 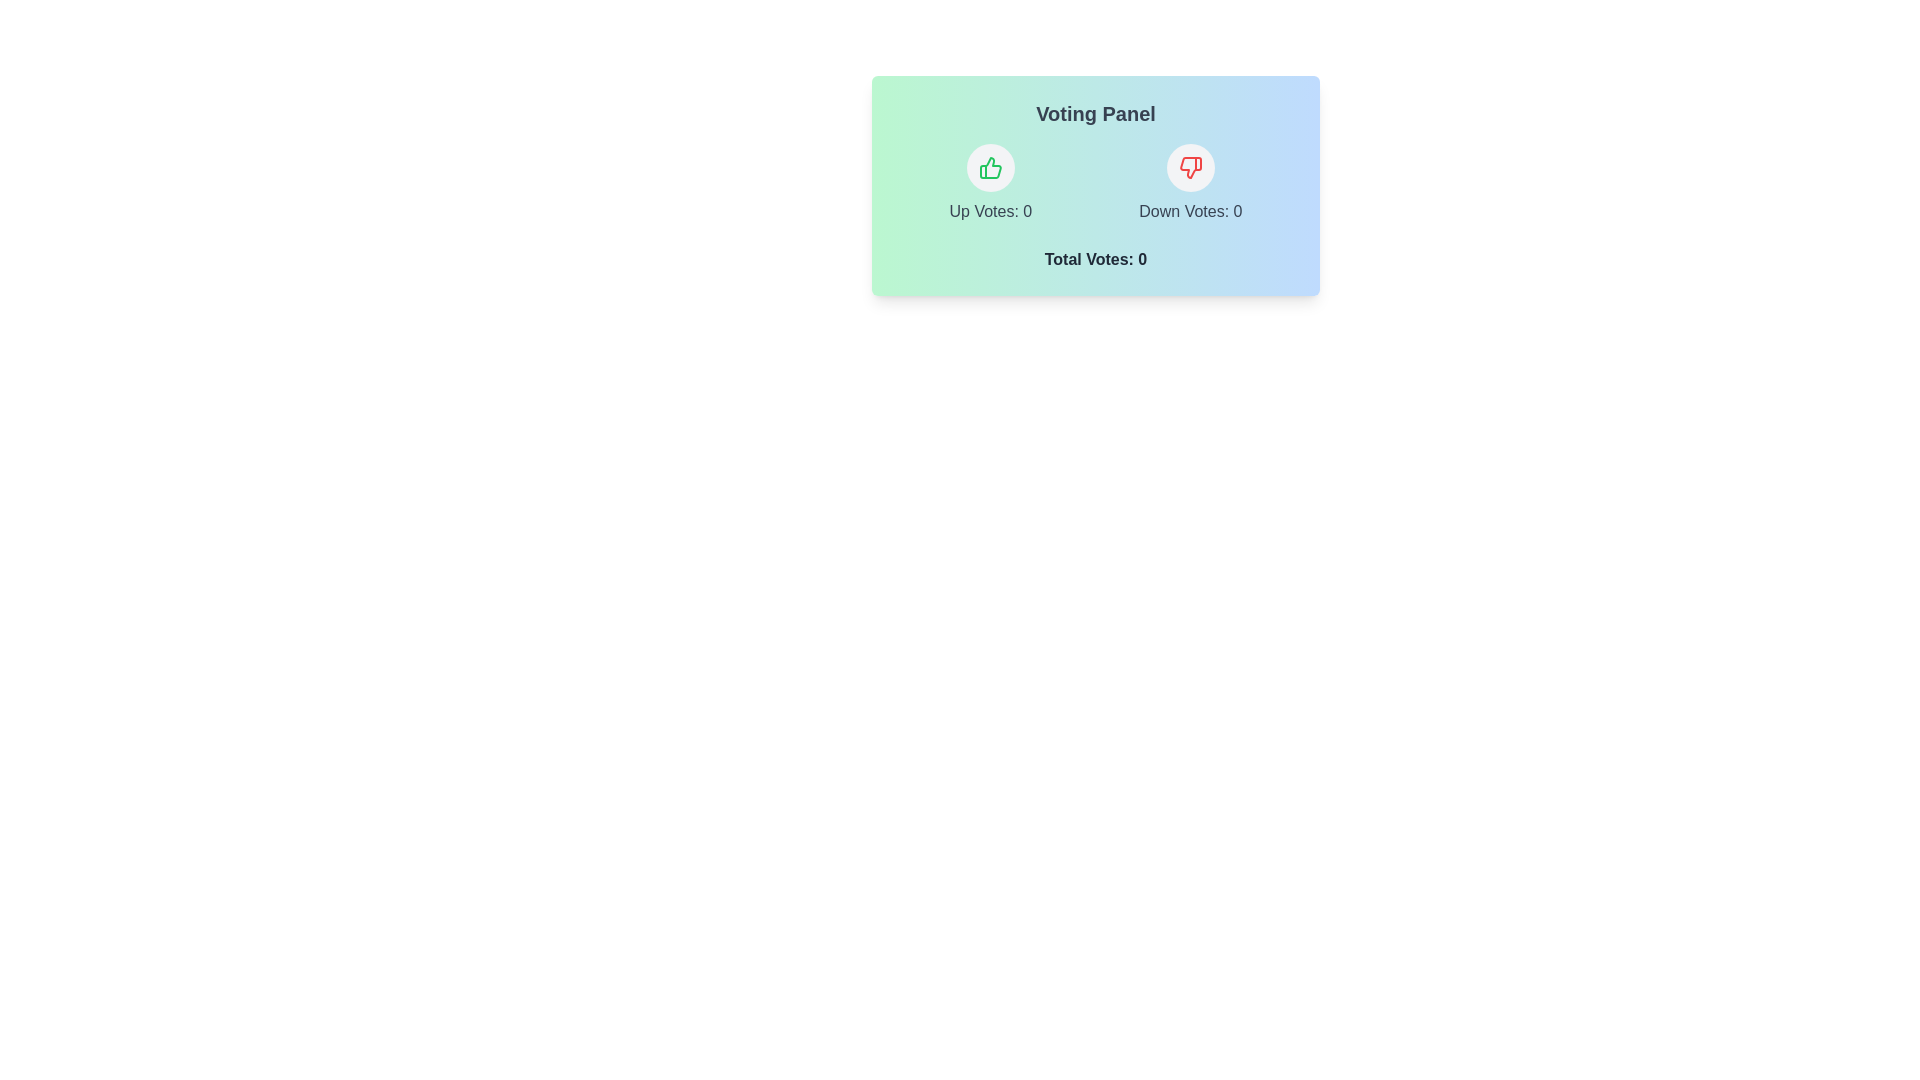 I want to click on the downvote icon button located in the right portion of the voting panel, specifically in the 'Down Votes' section, so click(x=1190, y=167).